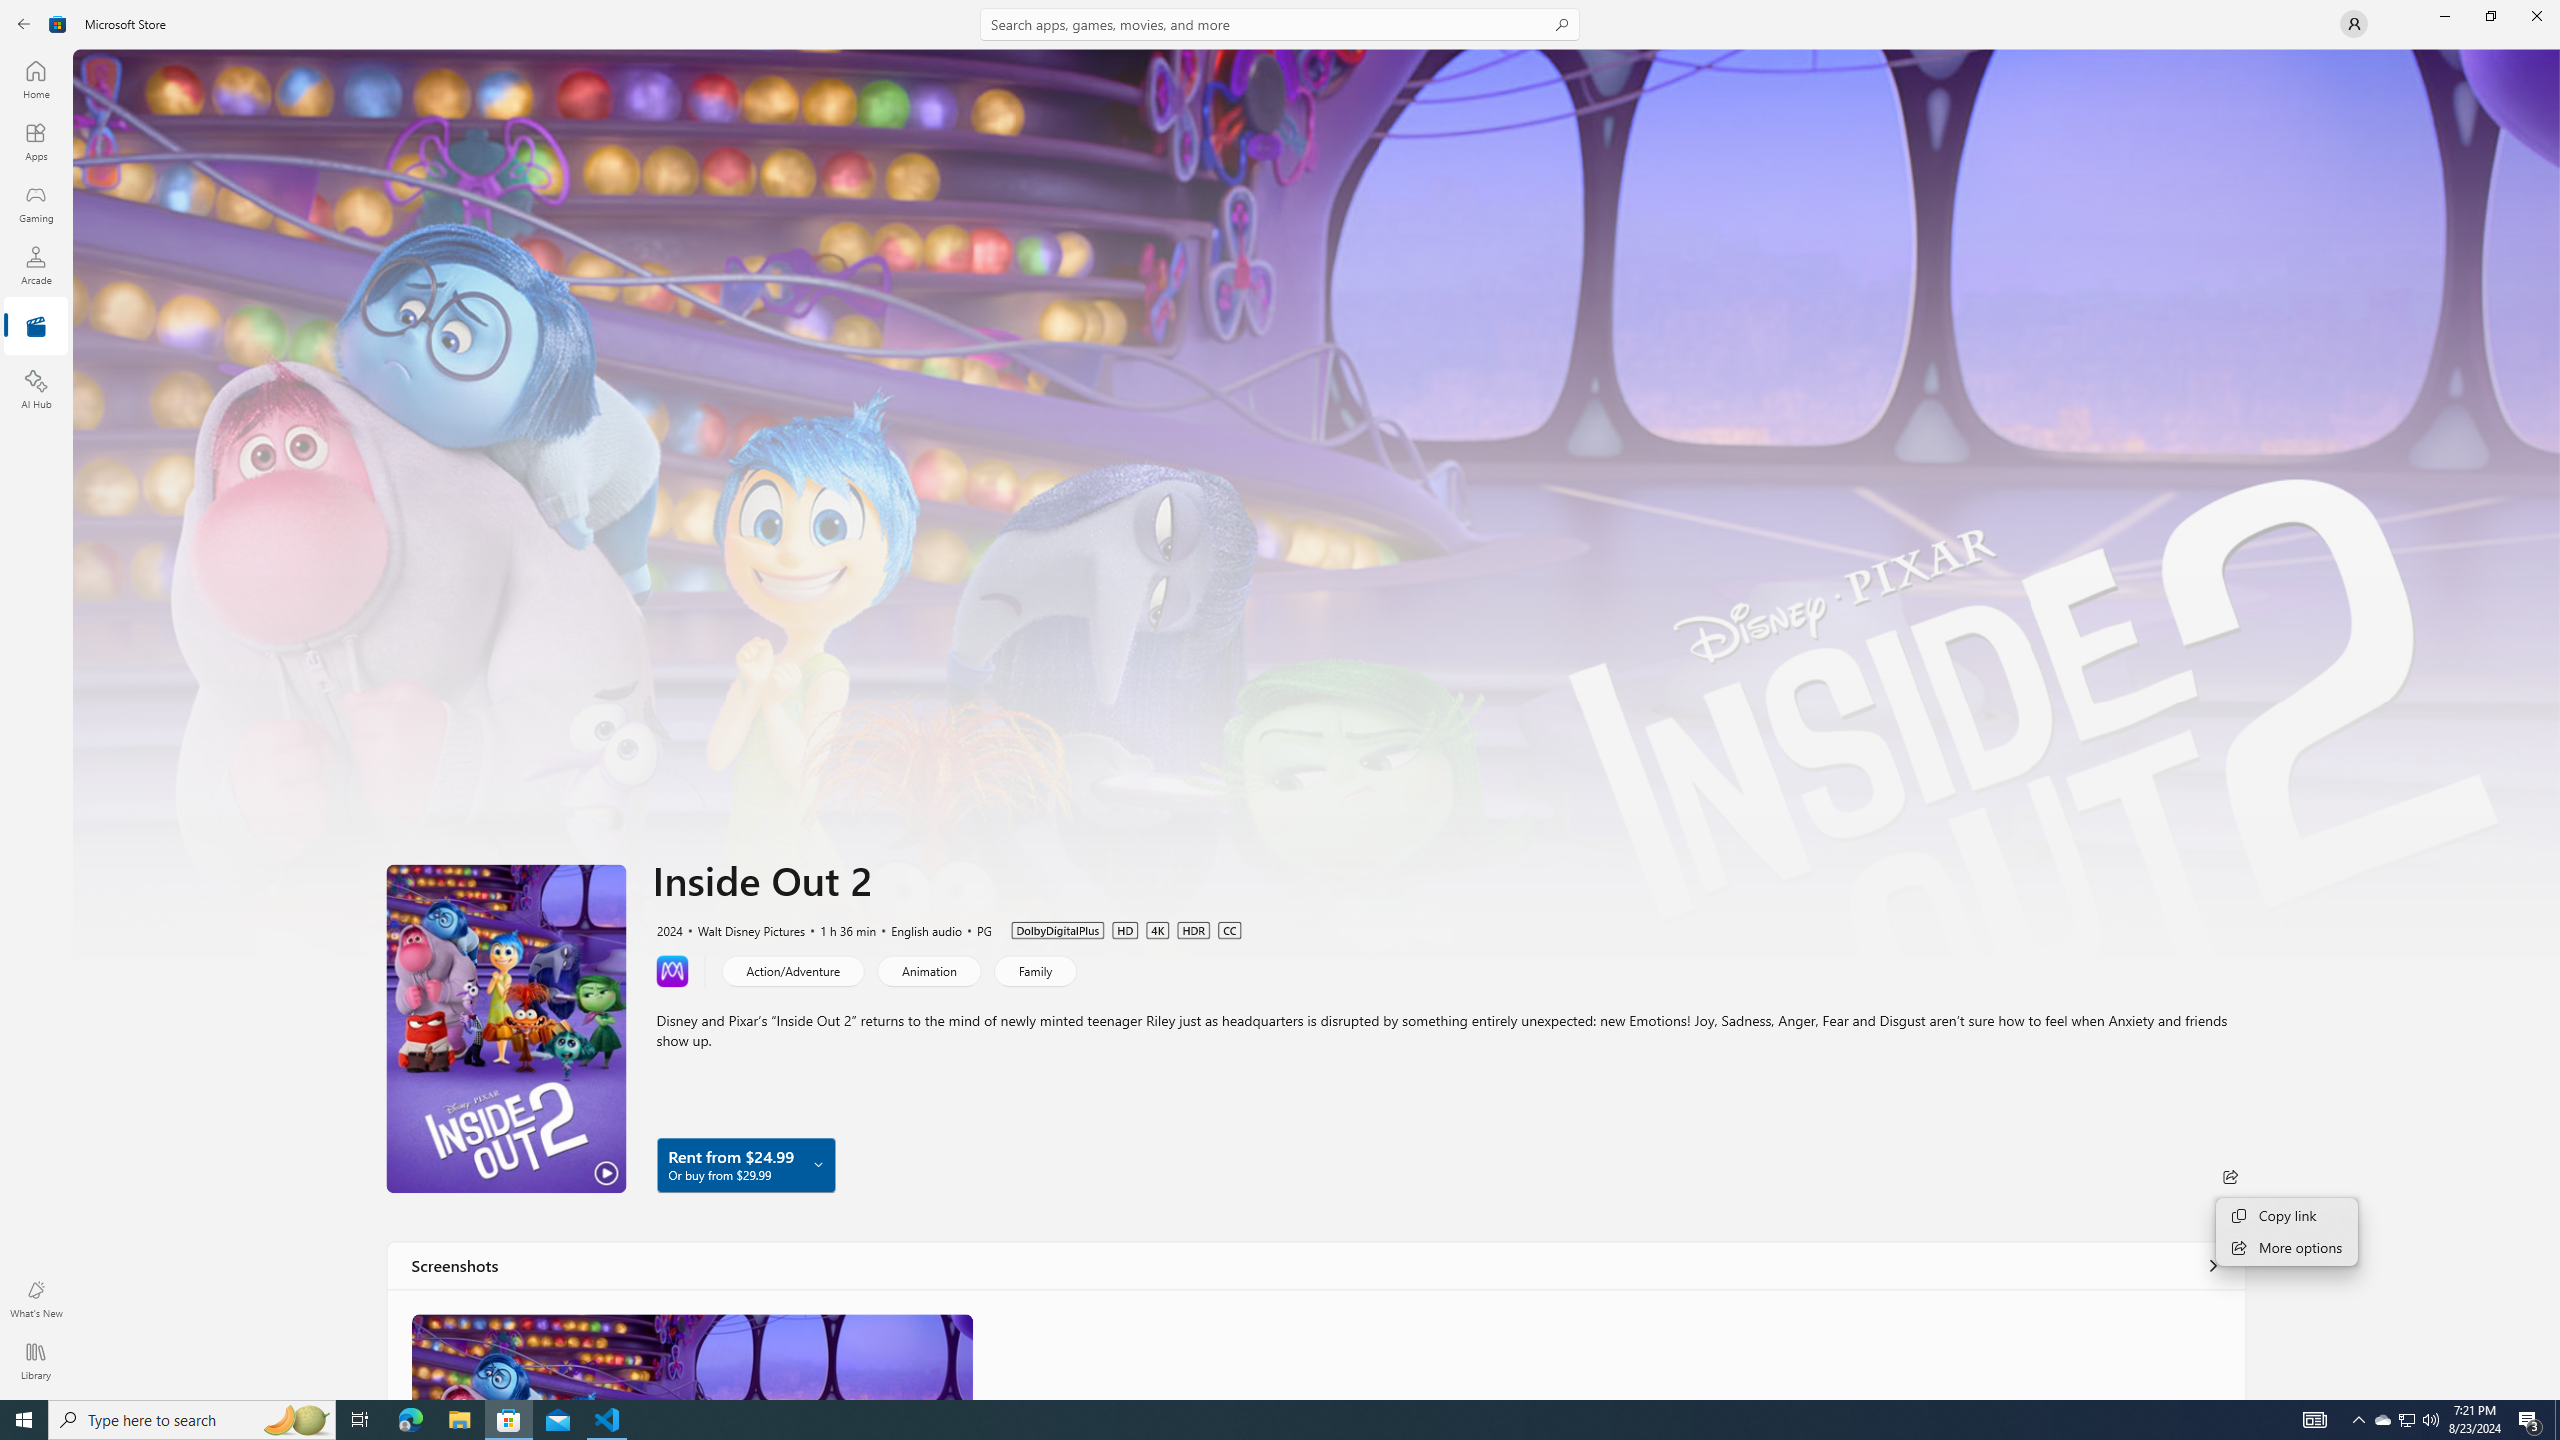  Describe the element at coordinates (1280, 23) in the screenshot. I see `'Search'` at that location.